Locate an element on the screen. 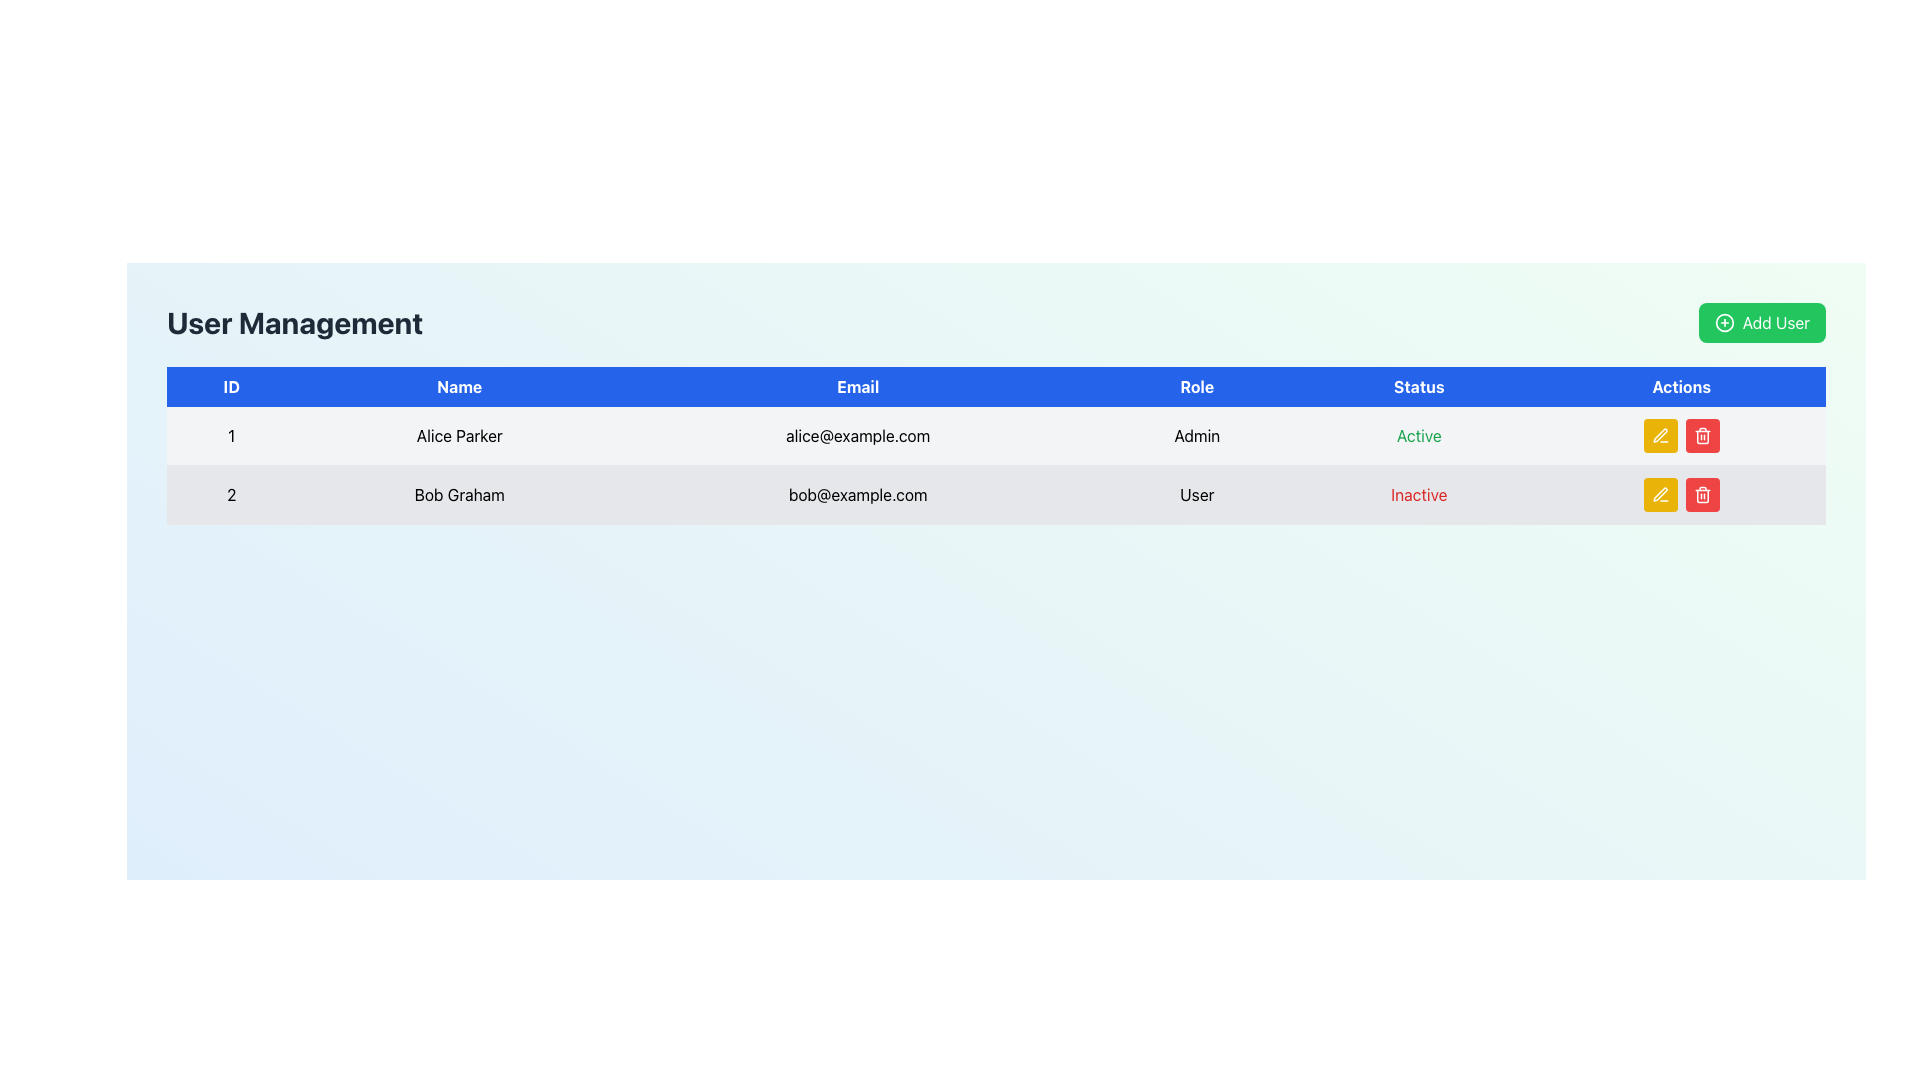  the red button with a trash icon in the actions column of the user 'Bob Graham' in the 'User Management' table is located at coordinates (1680, 494).